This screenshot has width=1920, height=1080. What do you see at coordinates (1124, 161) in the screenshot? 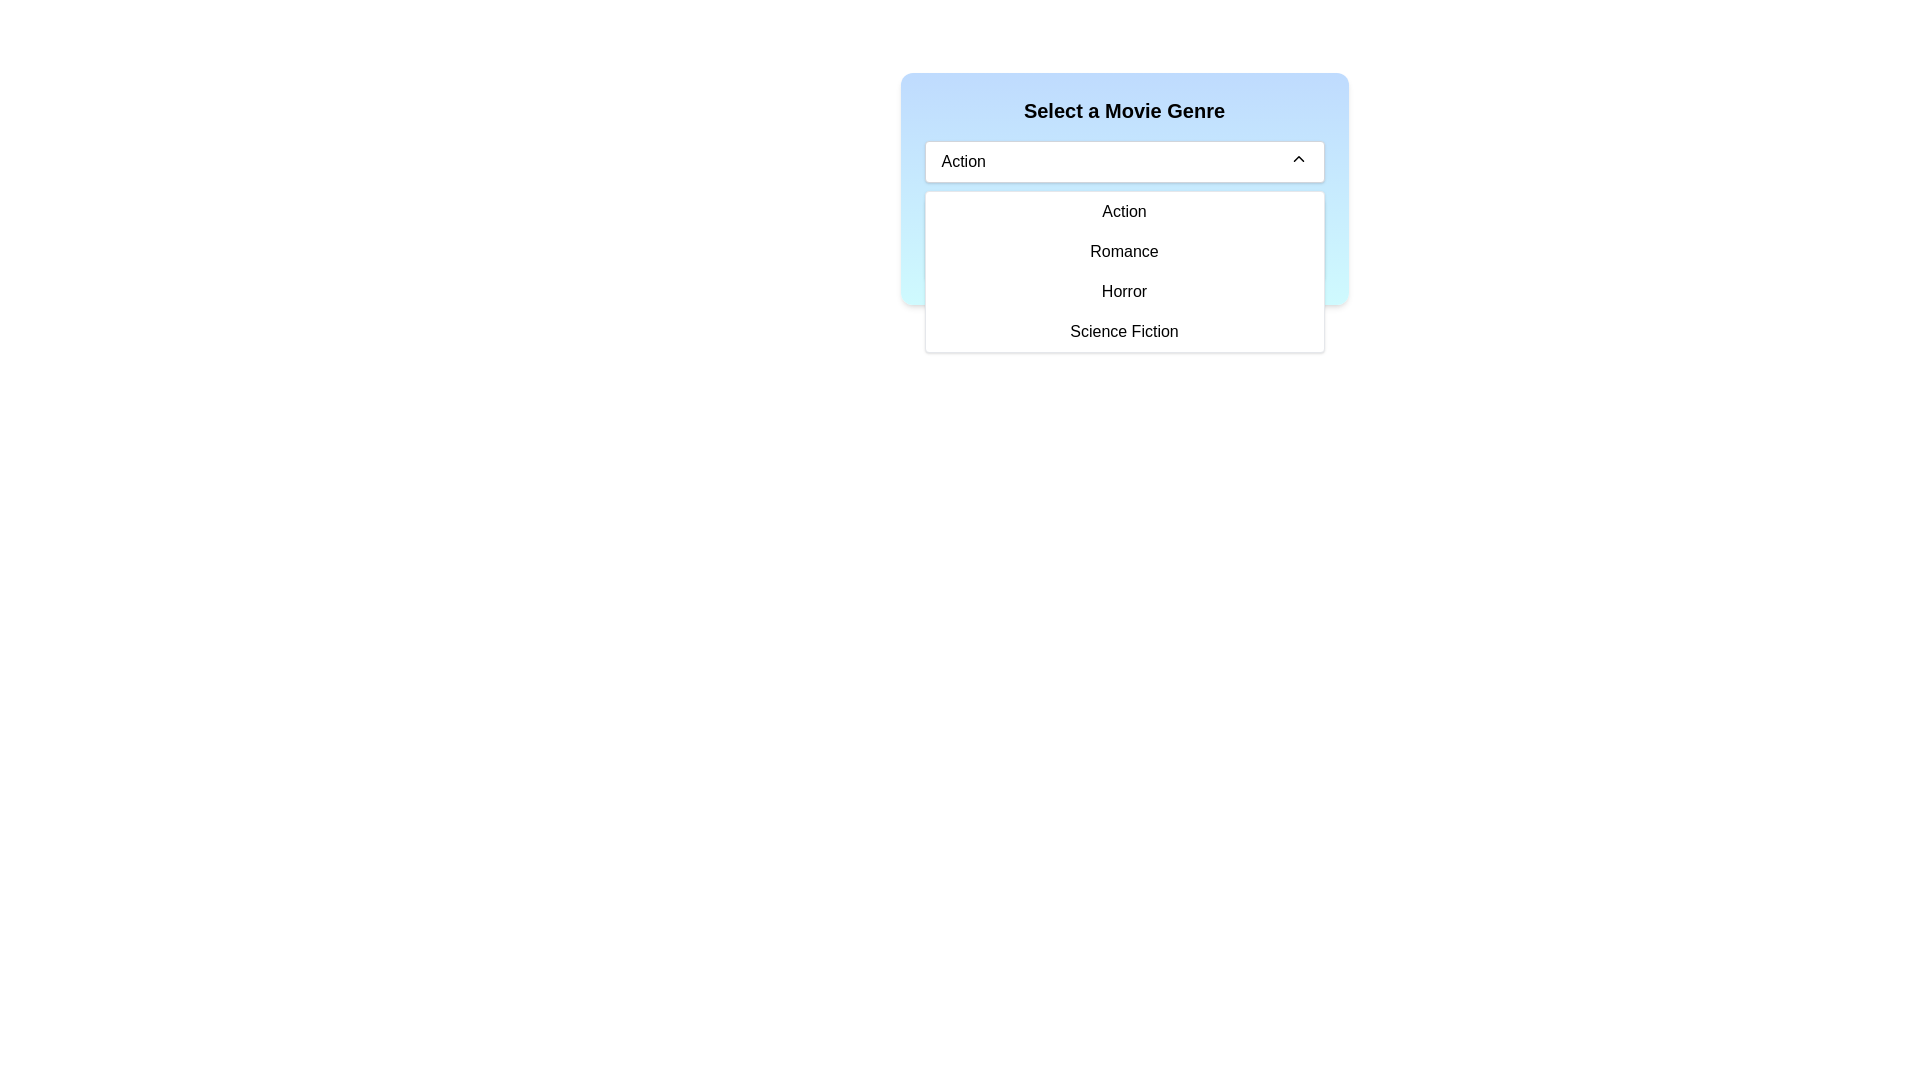
I see `the dropdown menu displaying 'Action' to trigger focus effects` at bounding box center [1124, 161].